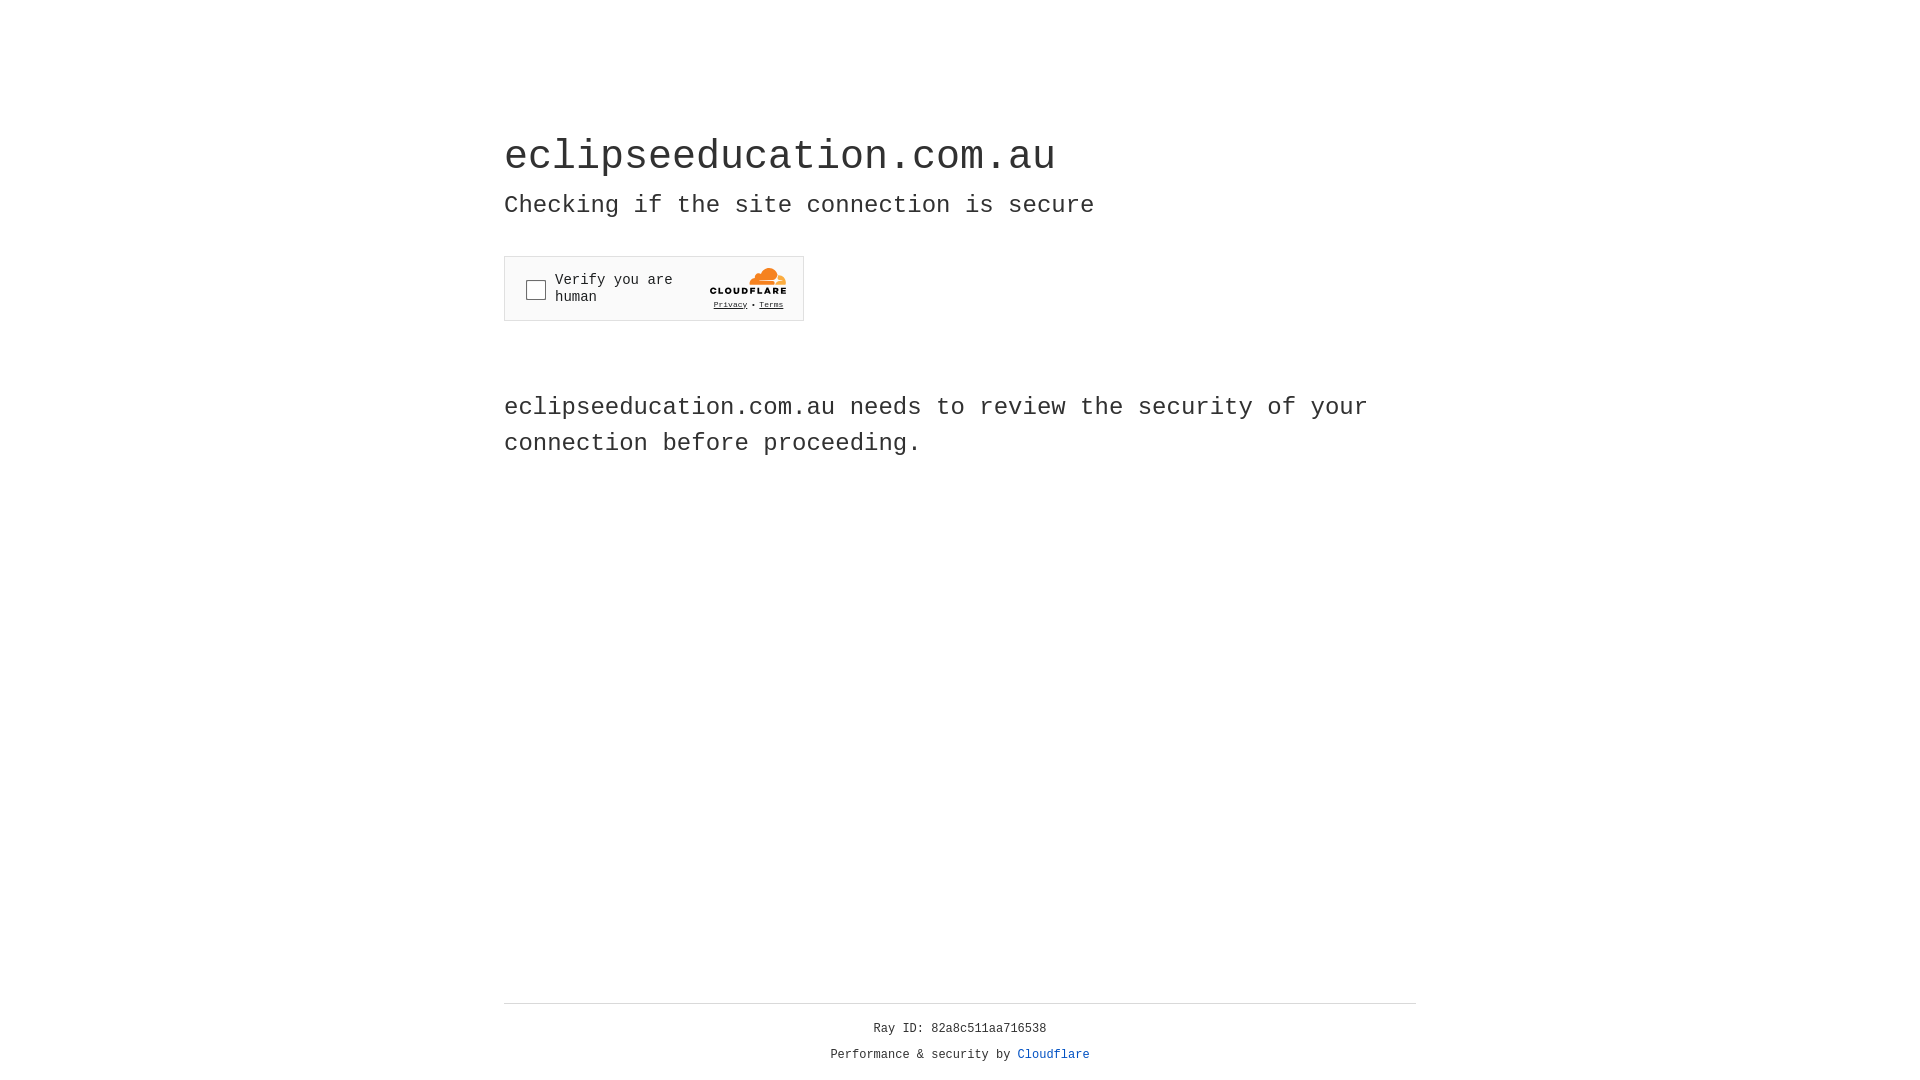  Describe the element at coordinates (1053, 1054) in the screenshot. I see `'Cloudflare'` at that location.